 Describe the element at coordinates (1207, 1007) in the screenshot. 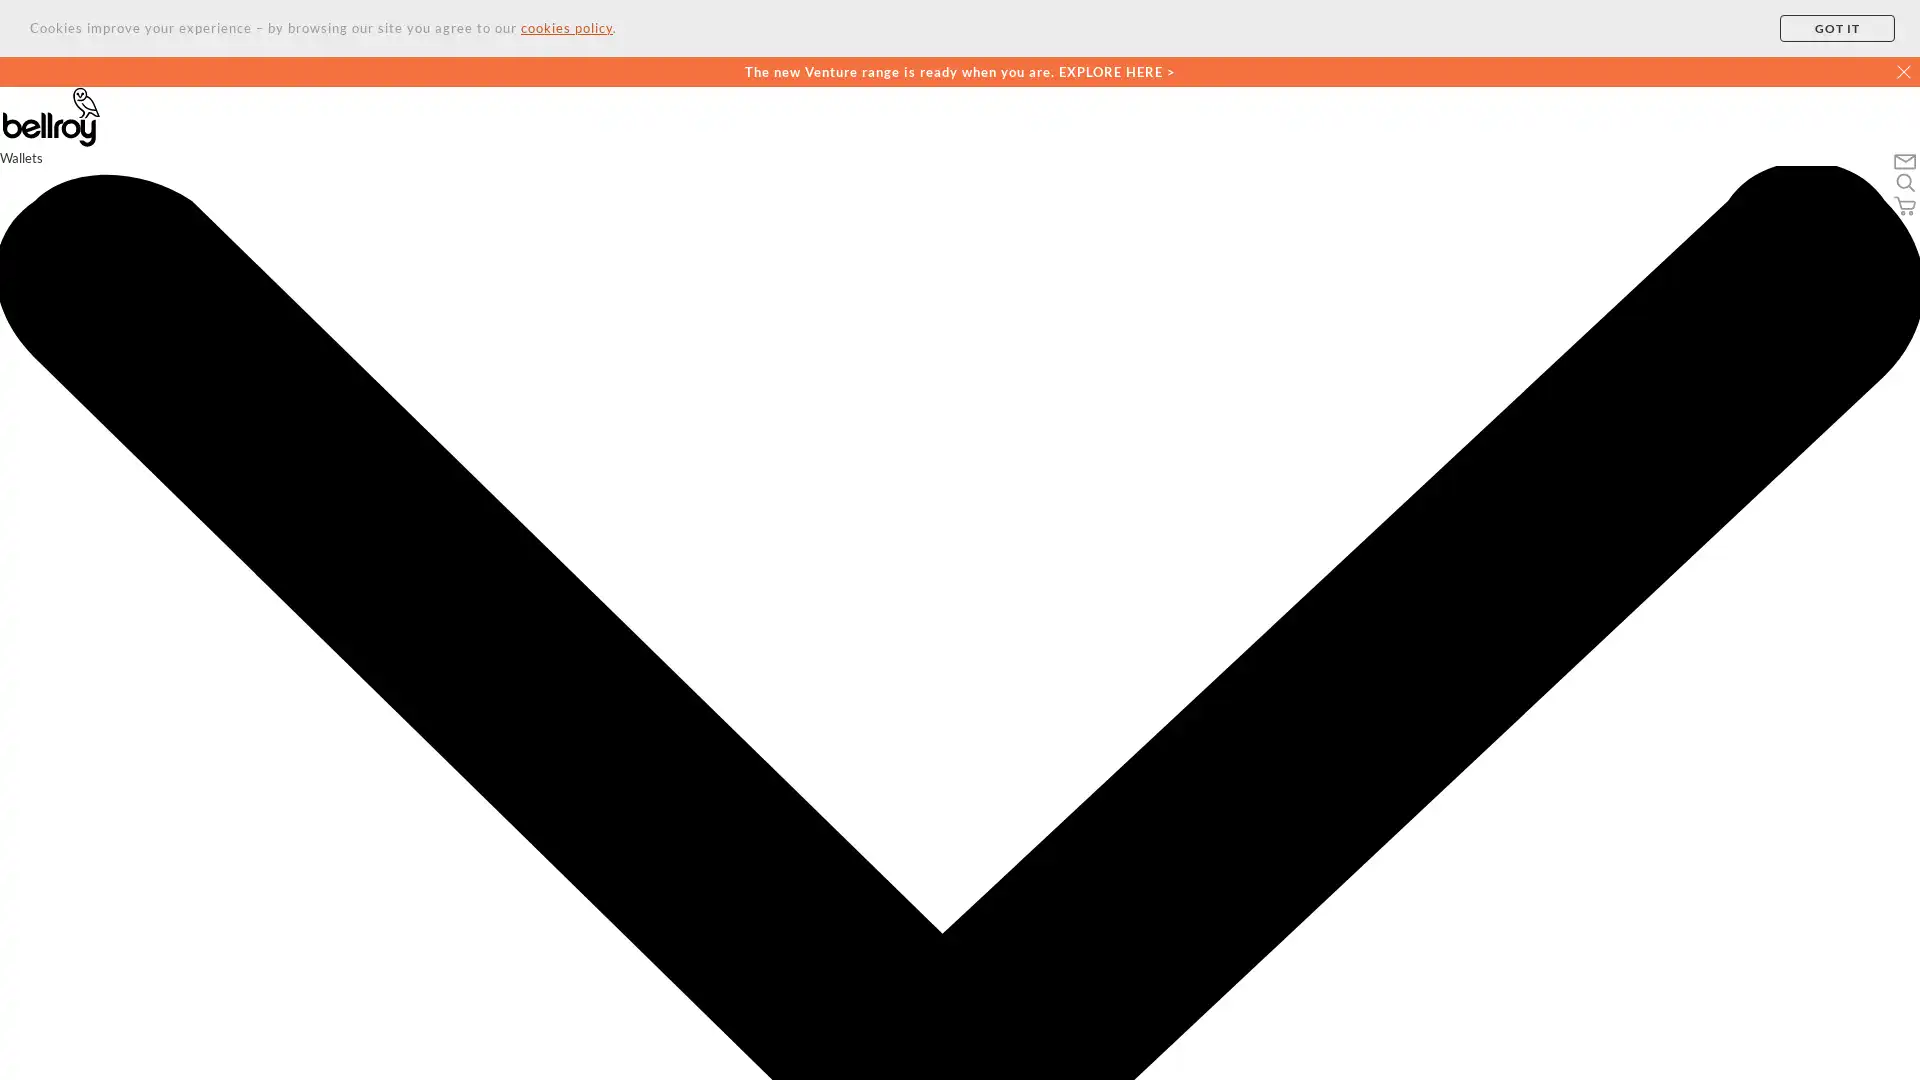

I see `SUBMIT` at that location.